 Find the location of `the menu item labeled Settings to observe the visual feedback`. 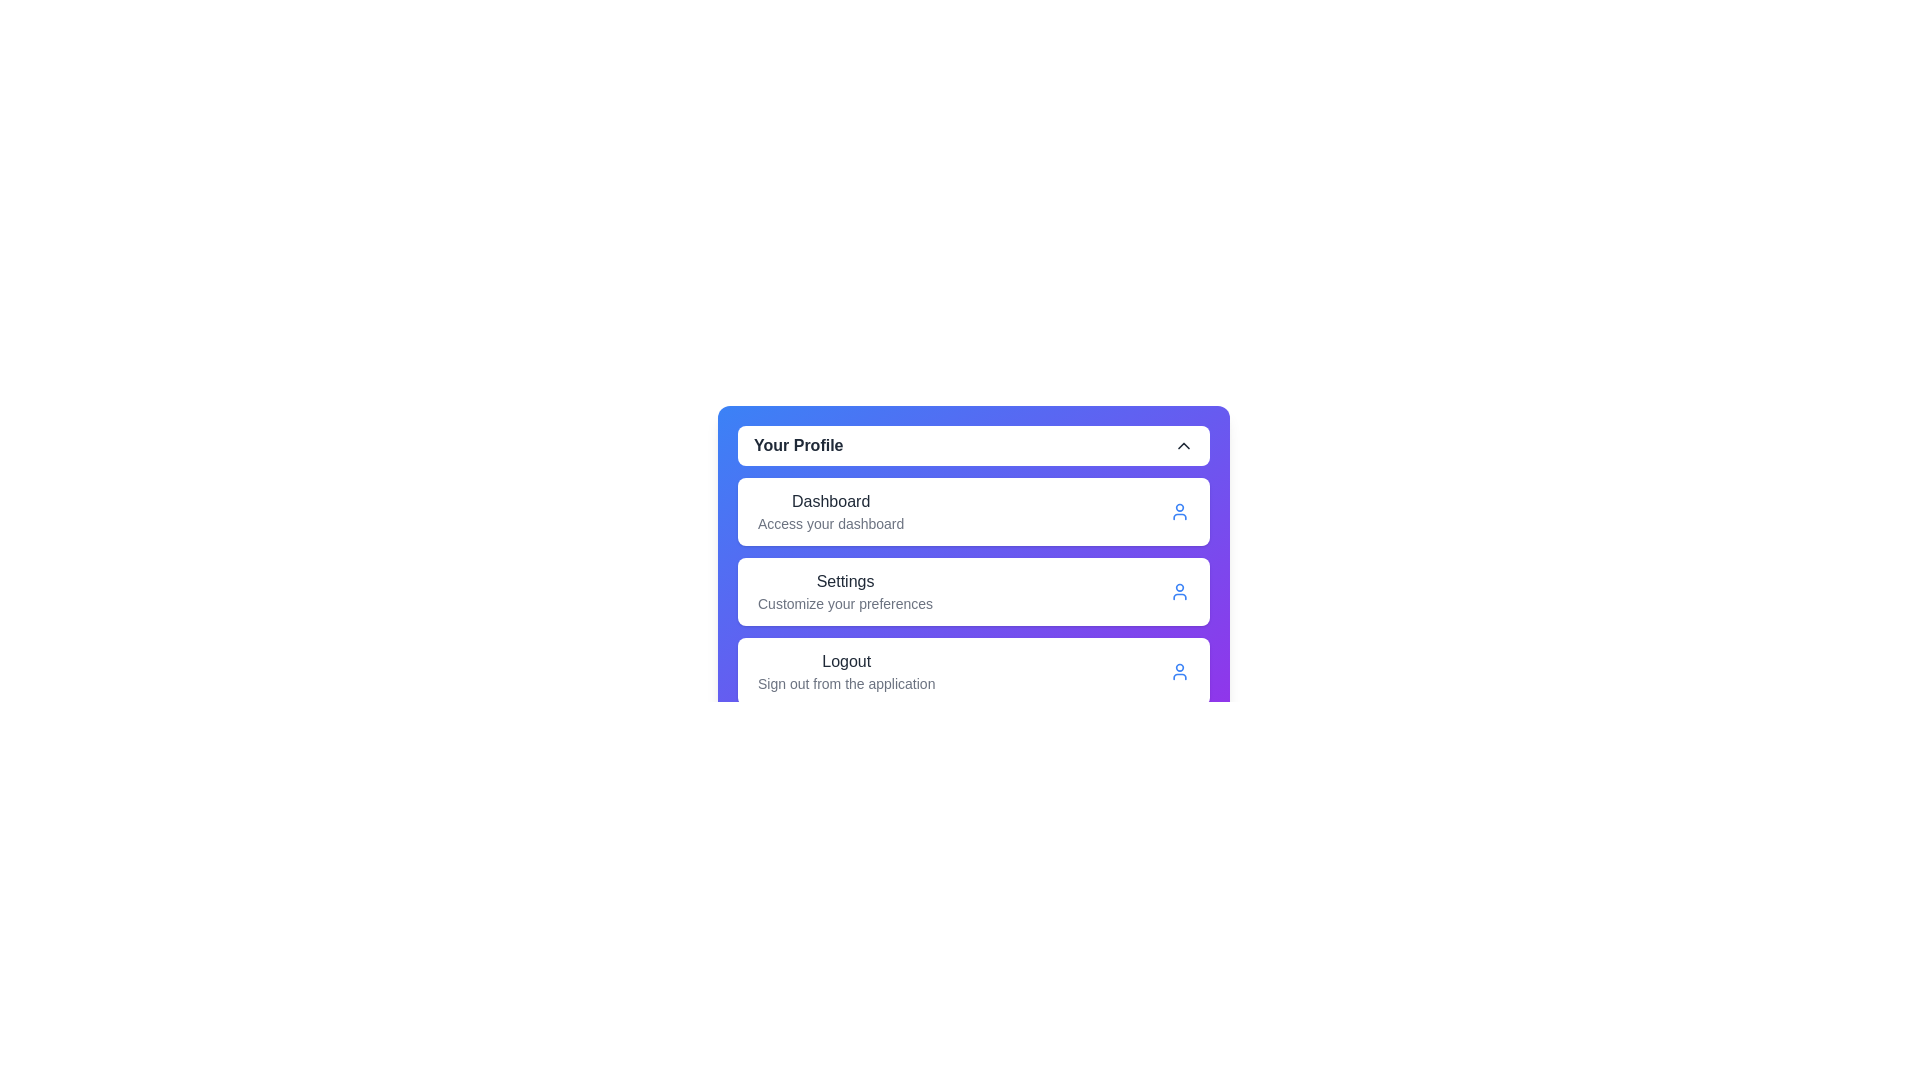

the menu item labeled Settings to observe the visual feedback is located at coordinates (844, 590).